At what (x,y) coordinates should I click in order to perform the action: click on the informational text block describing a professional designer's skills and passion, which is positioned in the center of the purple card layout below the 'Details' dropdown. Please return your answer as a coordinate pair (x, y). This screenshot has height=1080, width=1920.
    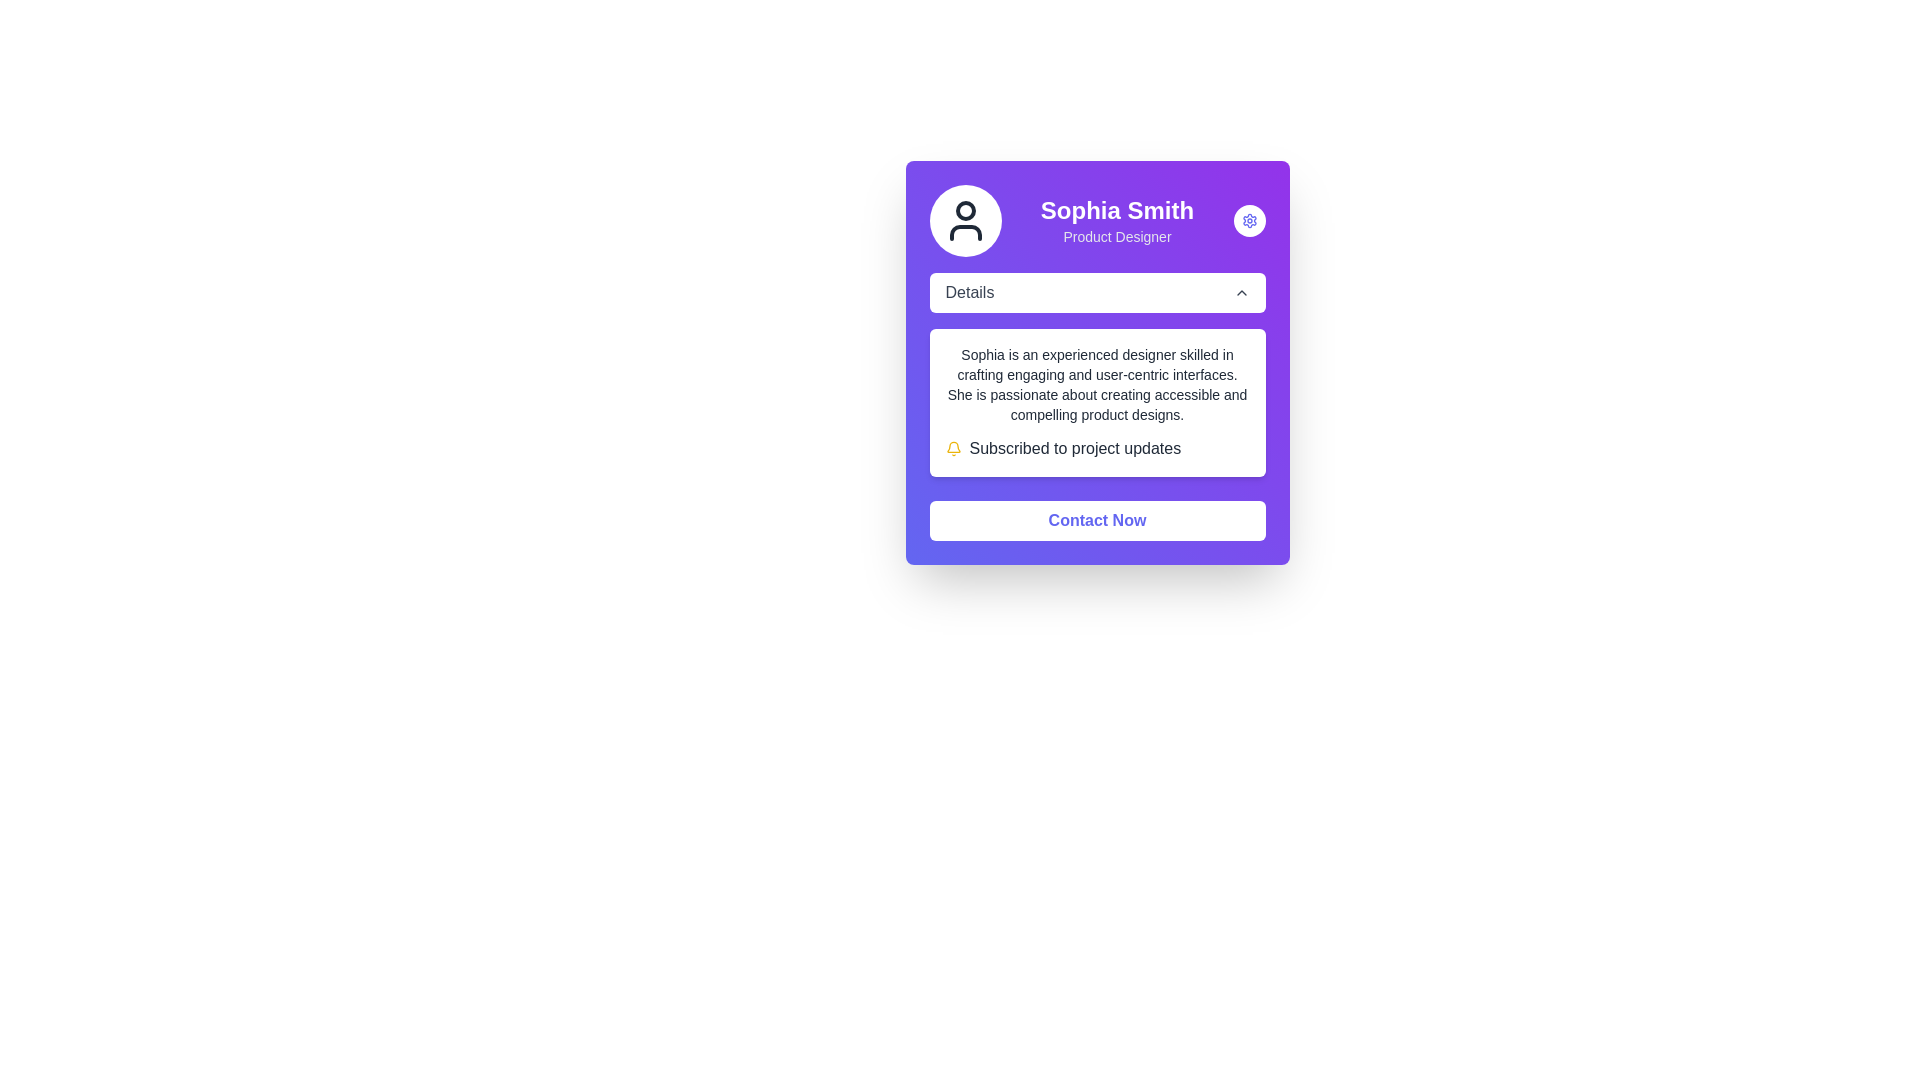
    Looking at the image, I should click on (1096, 385).